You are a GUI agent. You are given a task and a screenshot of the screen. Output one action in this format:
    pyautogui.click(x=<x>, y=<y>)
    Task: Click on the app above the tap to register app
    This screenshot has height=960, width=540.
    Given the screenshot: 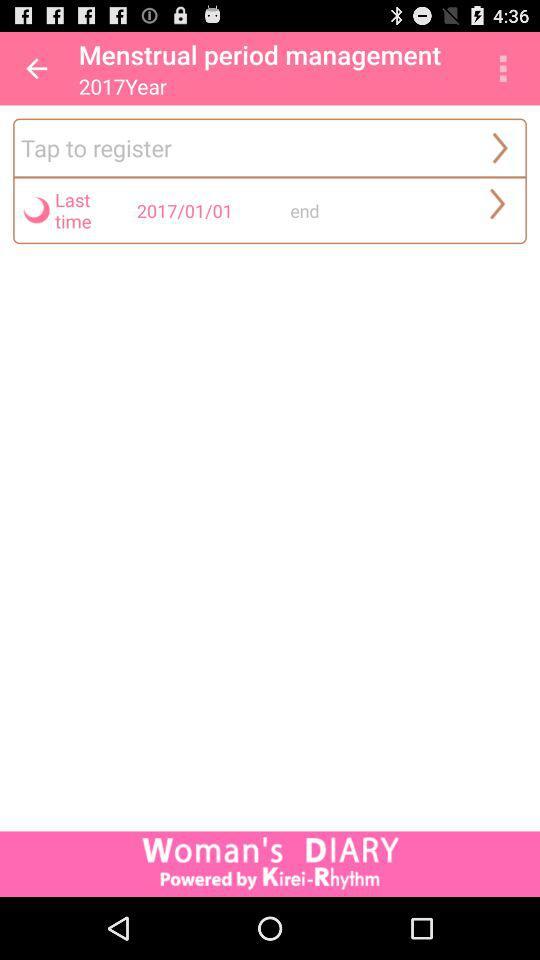 What is the action you would take?
    pyautogui.click(x=502, y=68)
    